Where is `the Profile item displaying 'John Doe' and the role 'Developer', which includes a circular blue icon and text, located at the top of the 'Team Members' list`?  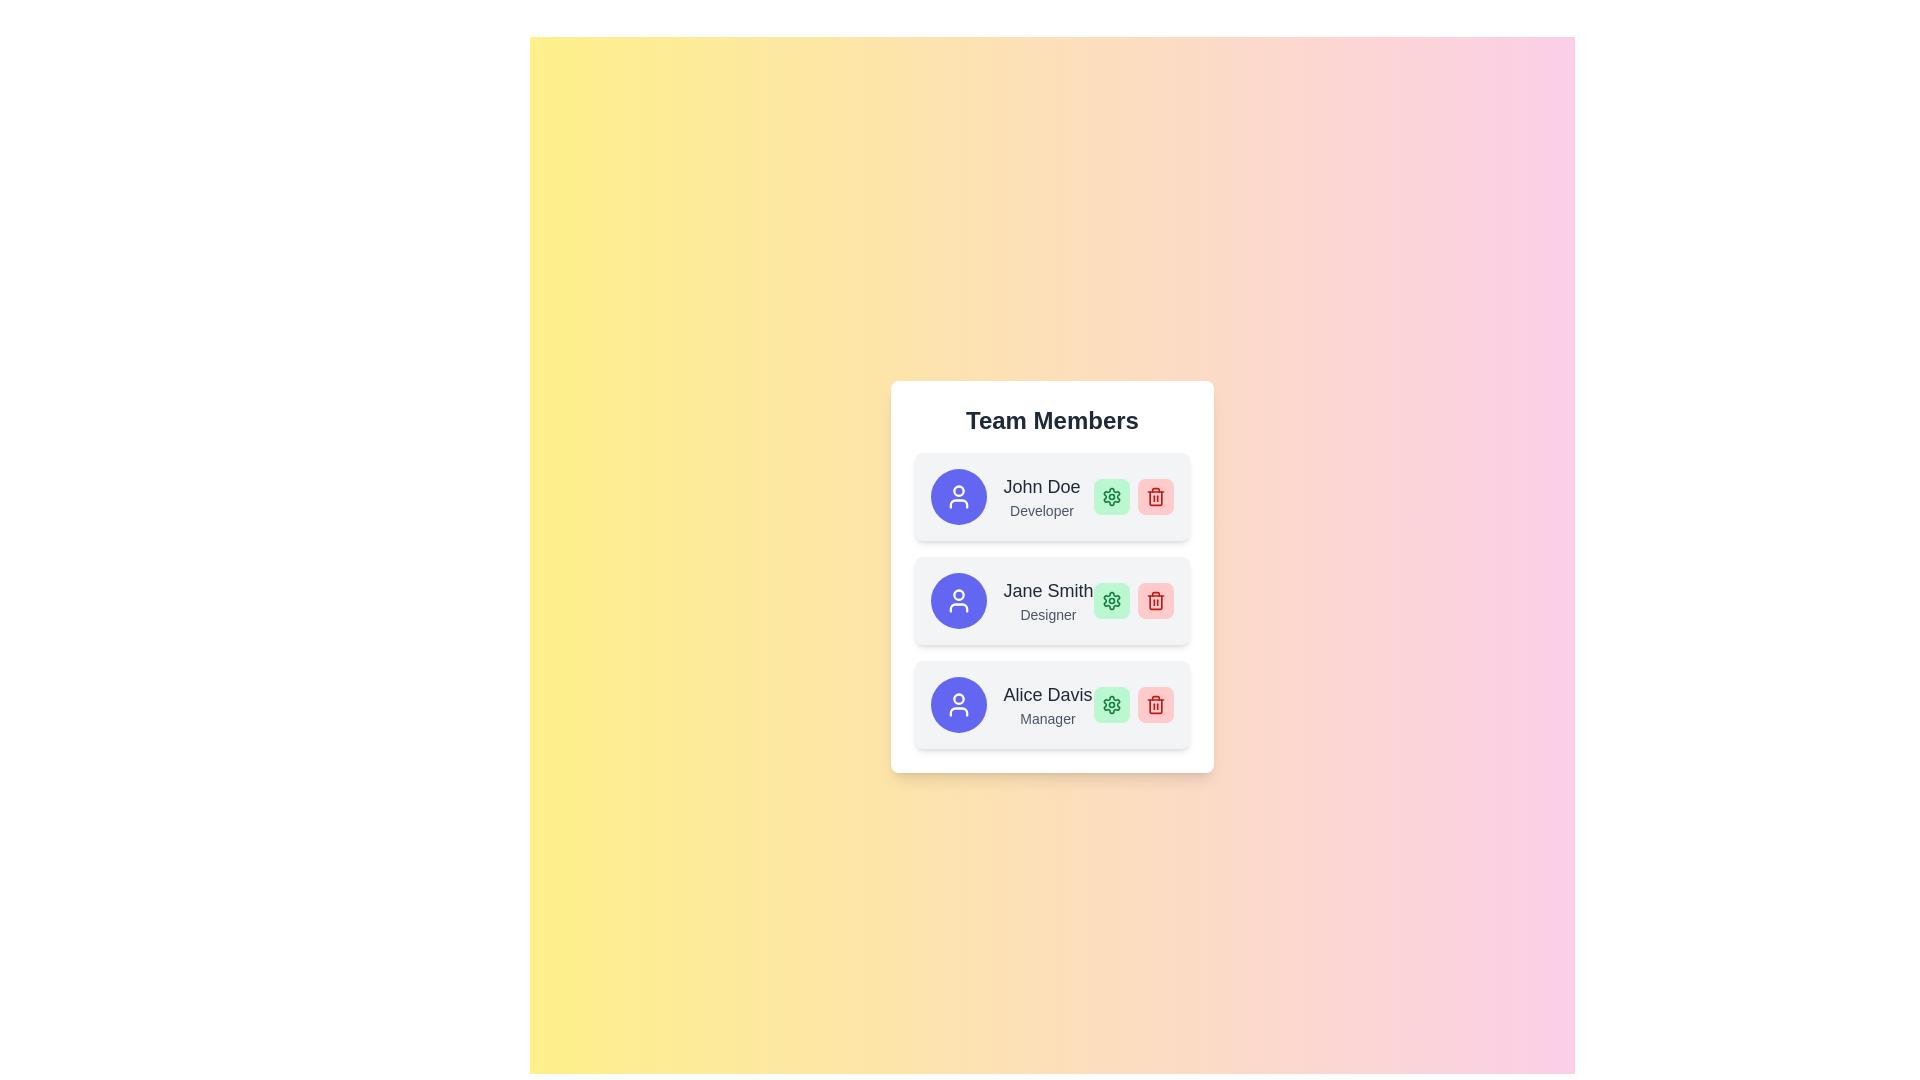
the Profile item displaying 'John Doe' and the role 'Developer', which includes a circular blue icon and text, located at the top of the 'Team Members' list is located at coordinates (1006, 496).